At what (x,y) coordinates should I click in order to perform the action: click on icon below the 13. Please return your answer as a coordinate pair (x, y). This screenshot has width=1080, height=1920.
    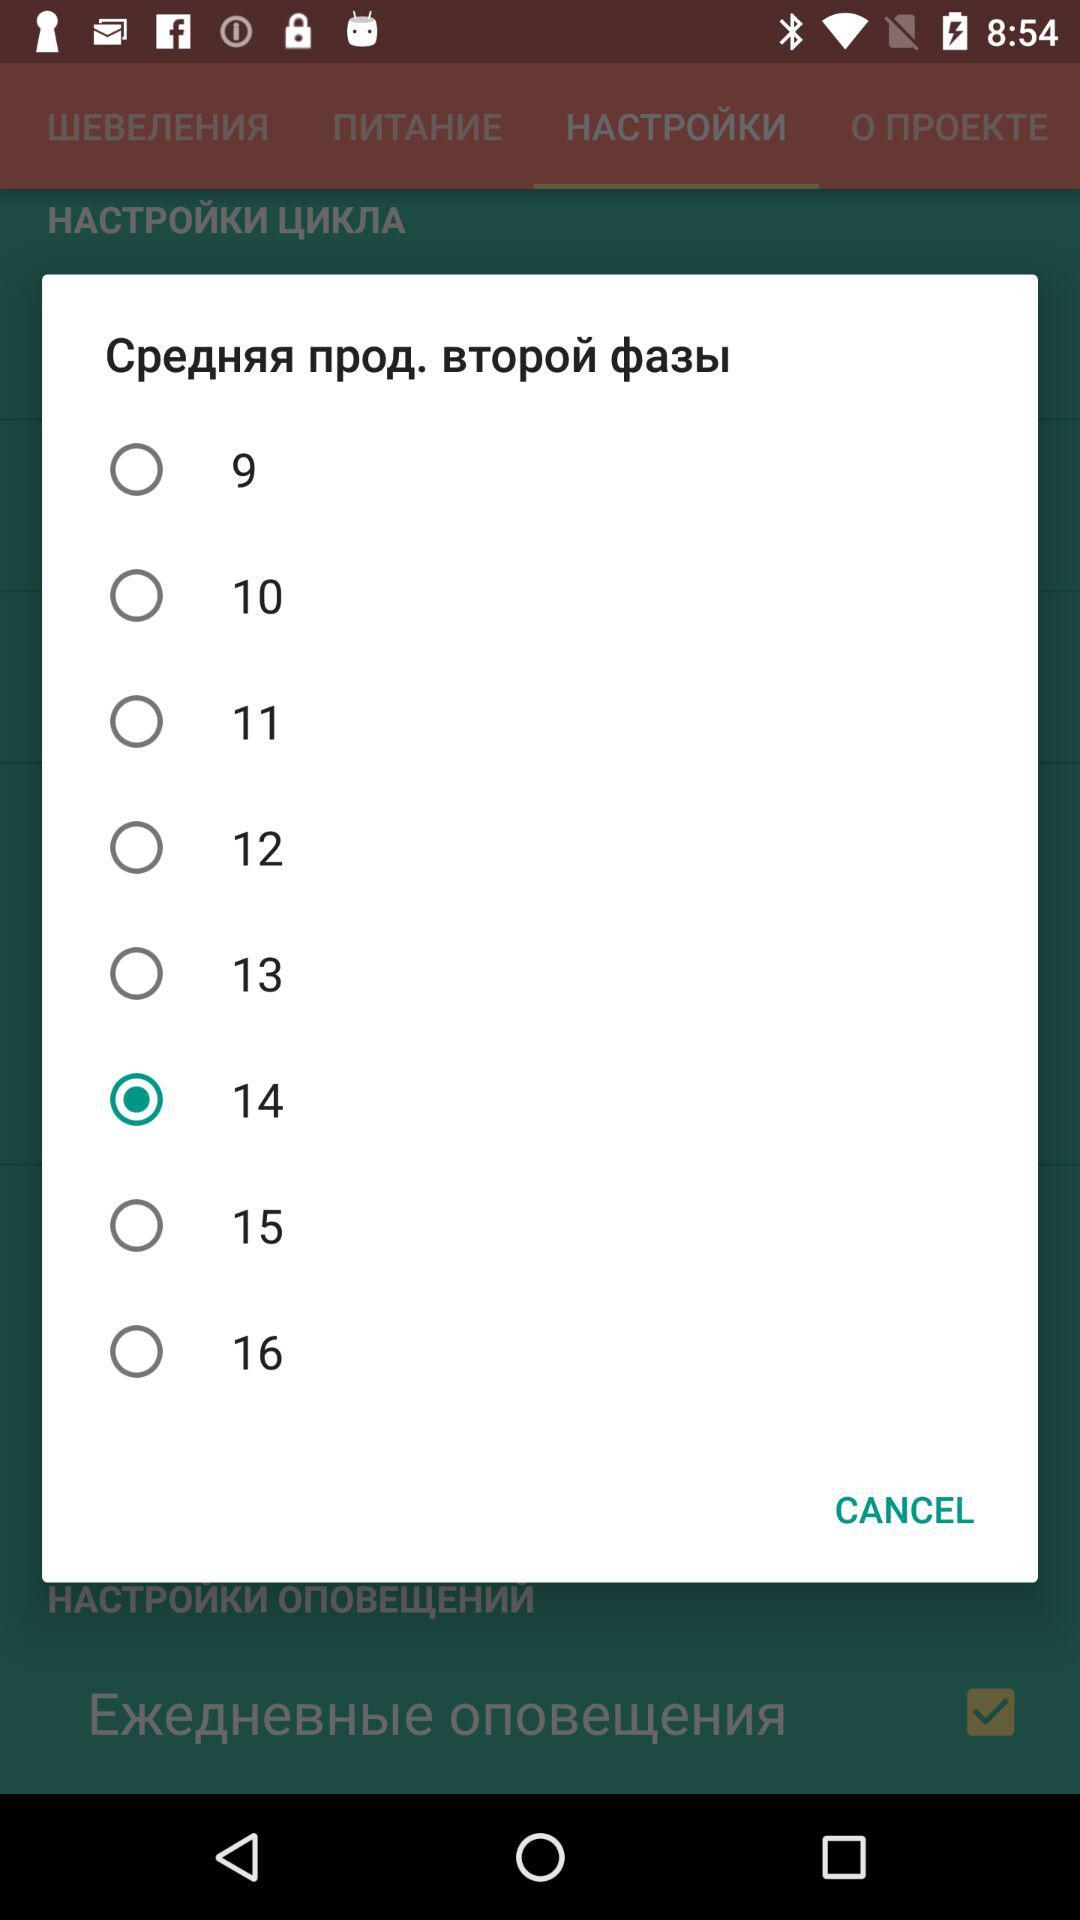
    Looking at the image, I should click on (540, 1098).